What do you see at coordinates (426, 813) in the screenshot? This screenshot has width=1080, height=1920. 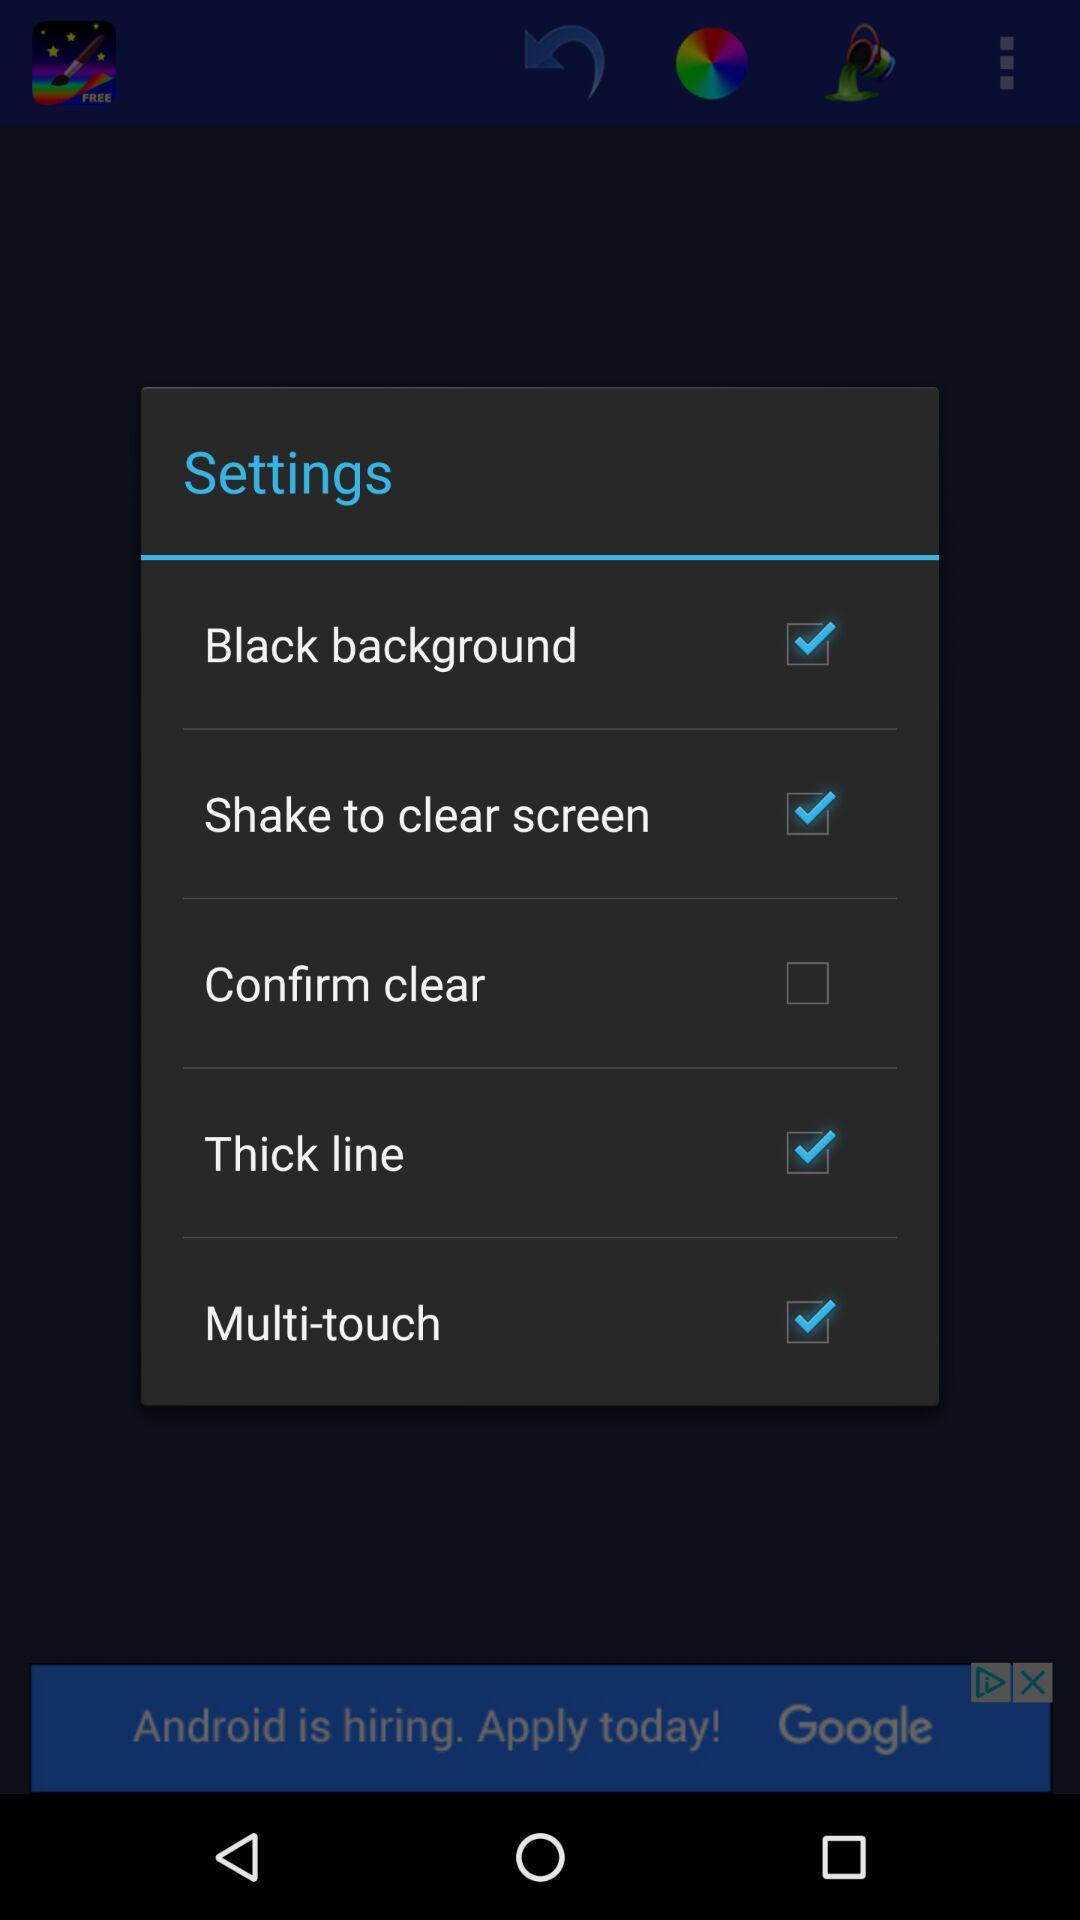 I see `the shake to clear` at bounding box center [426, 813].